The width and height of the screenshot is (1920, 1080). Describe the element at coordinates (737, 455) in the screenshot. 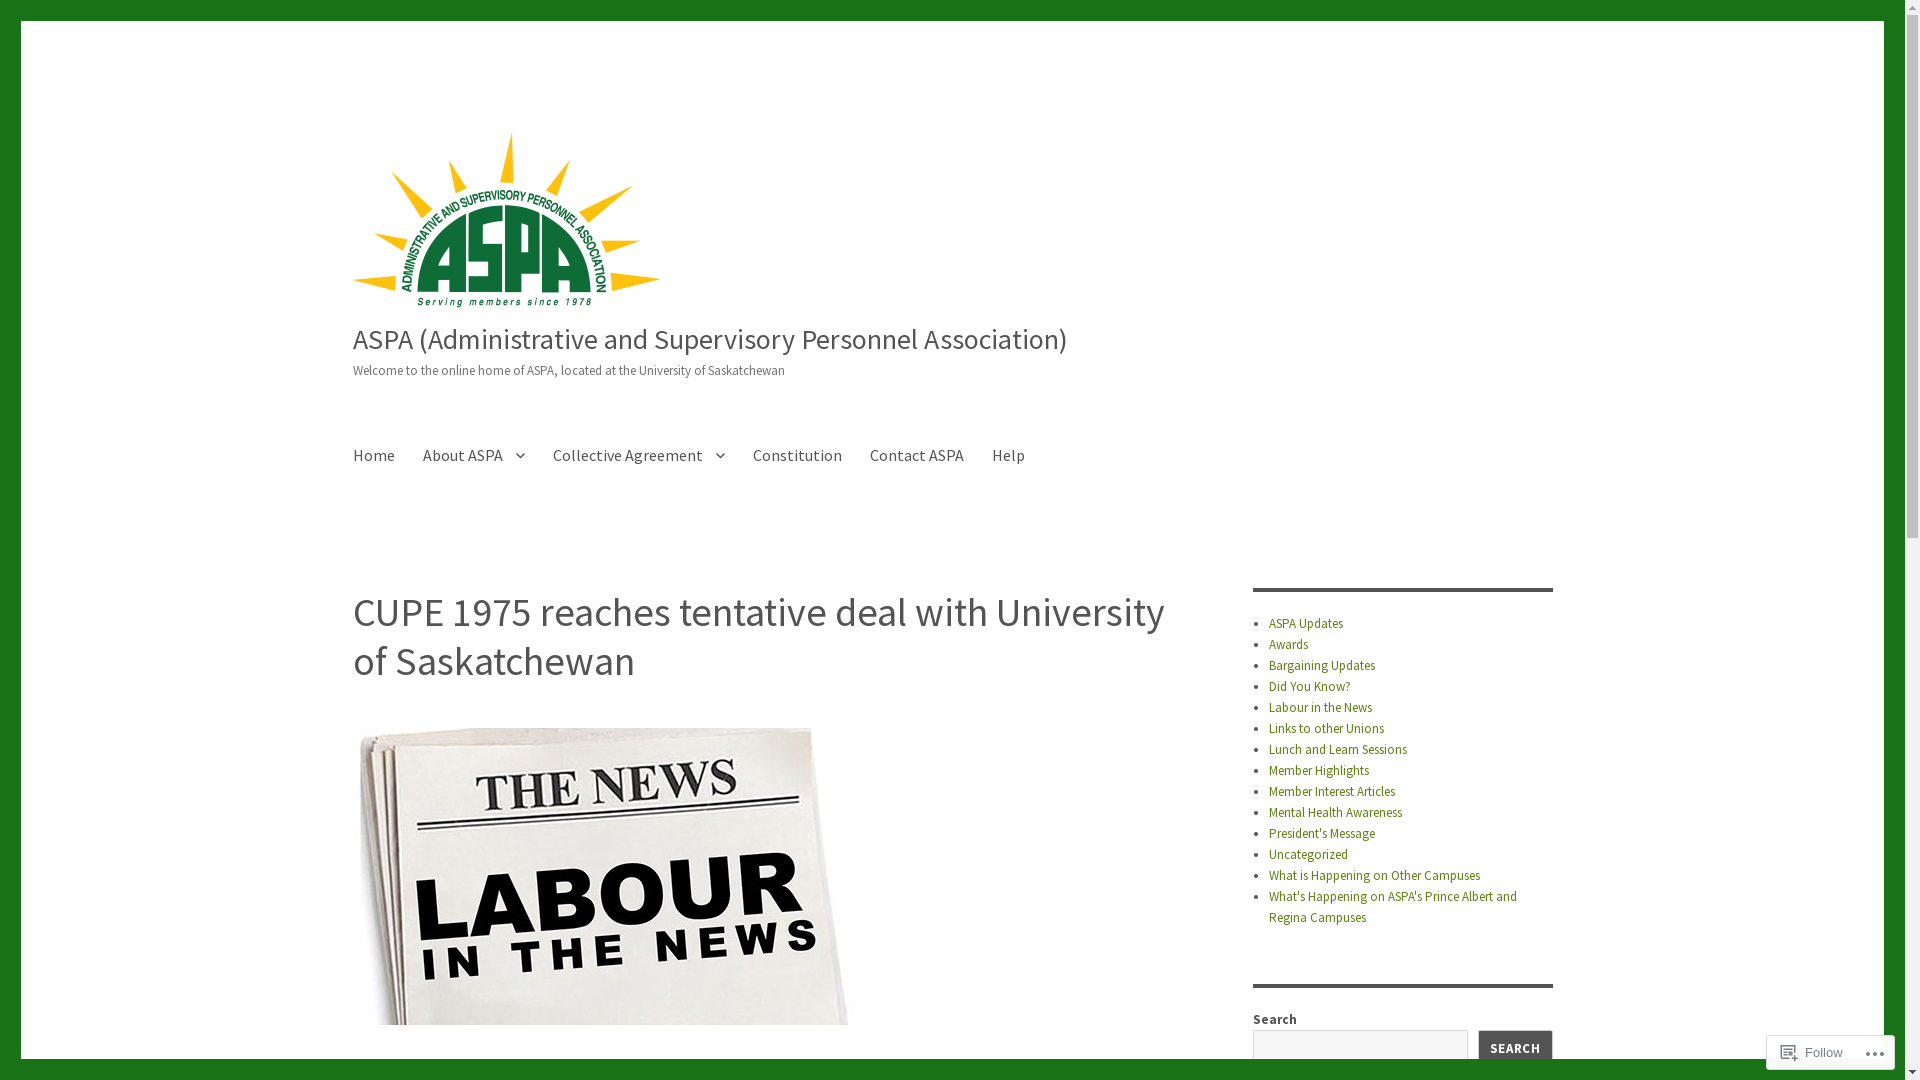

I see `'Constitution'` at that location.